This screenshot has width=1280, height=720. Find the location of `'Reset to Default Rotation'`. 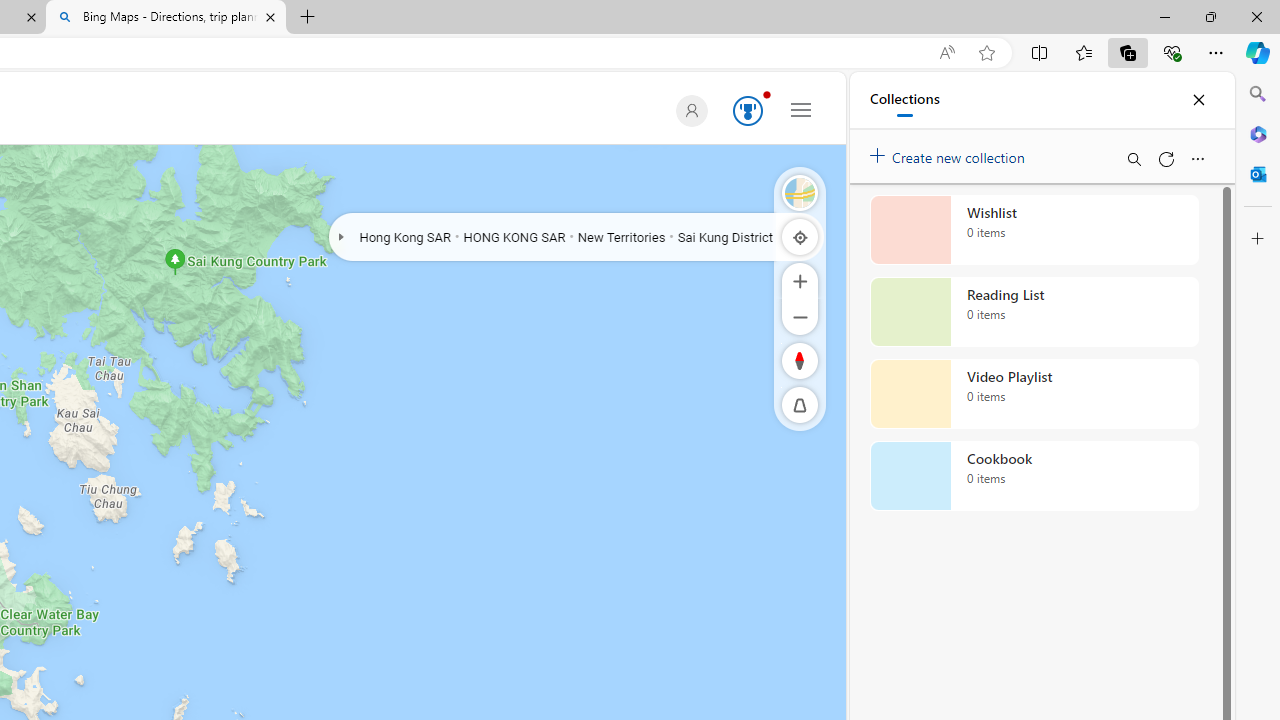

'Reset to Default Rotation' is located at coordinates (800, 360).